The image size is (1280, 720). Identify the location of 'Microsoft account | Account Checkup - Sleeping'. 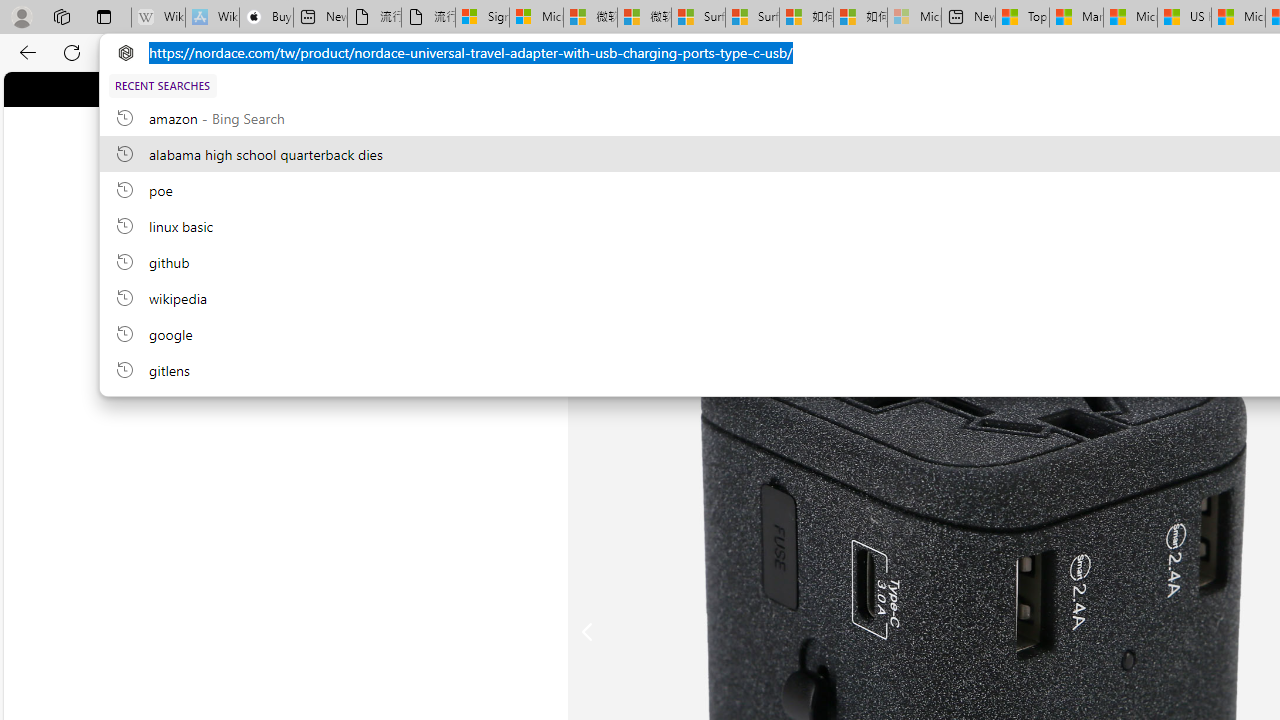
(913, 17).